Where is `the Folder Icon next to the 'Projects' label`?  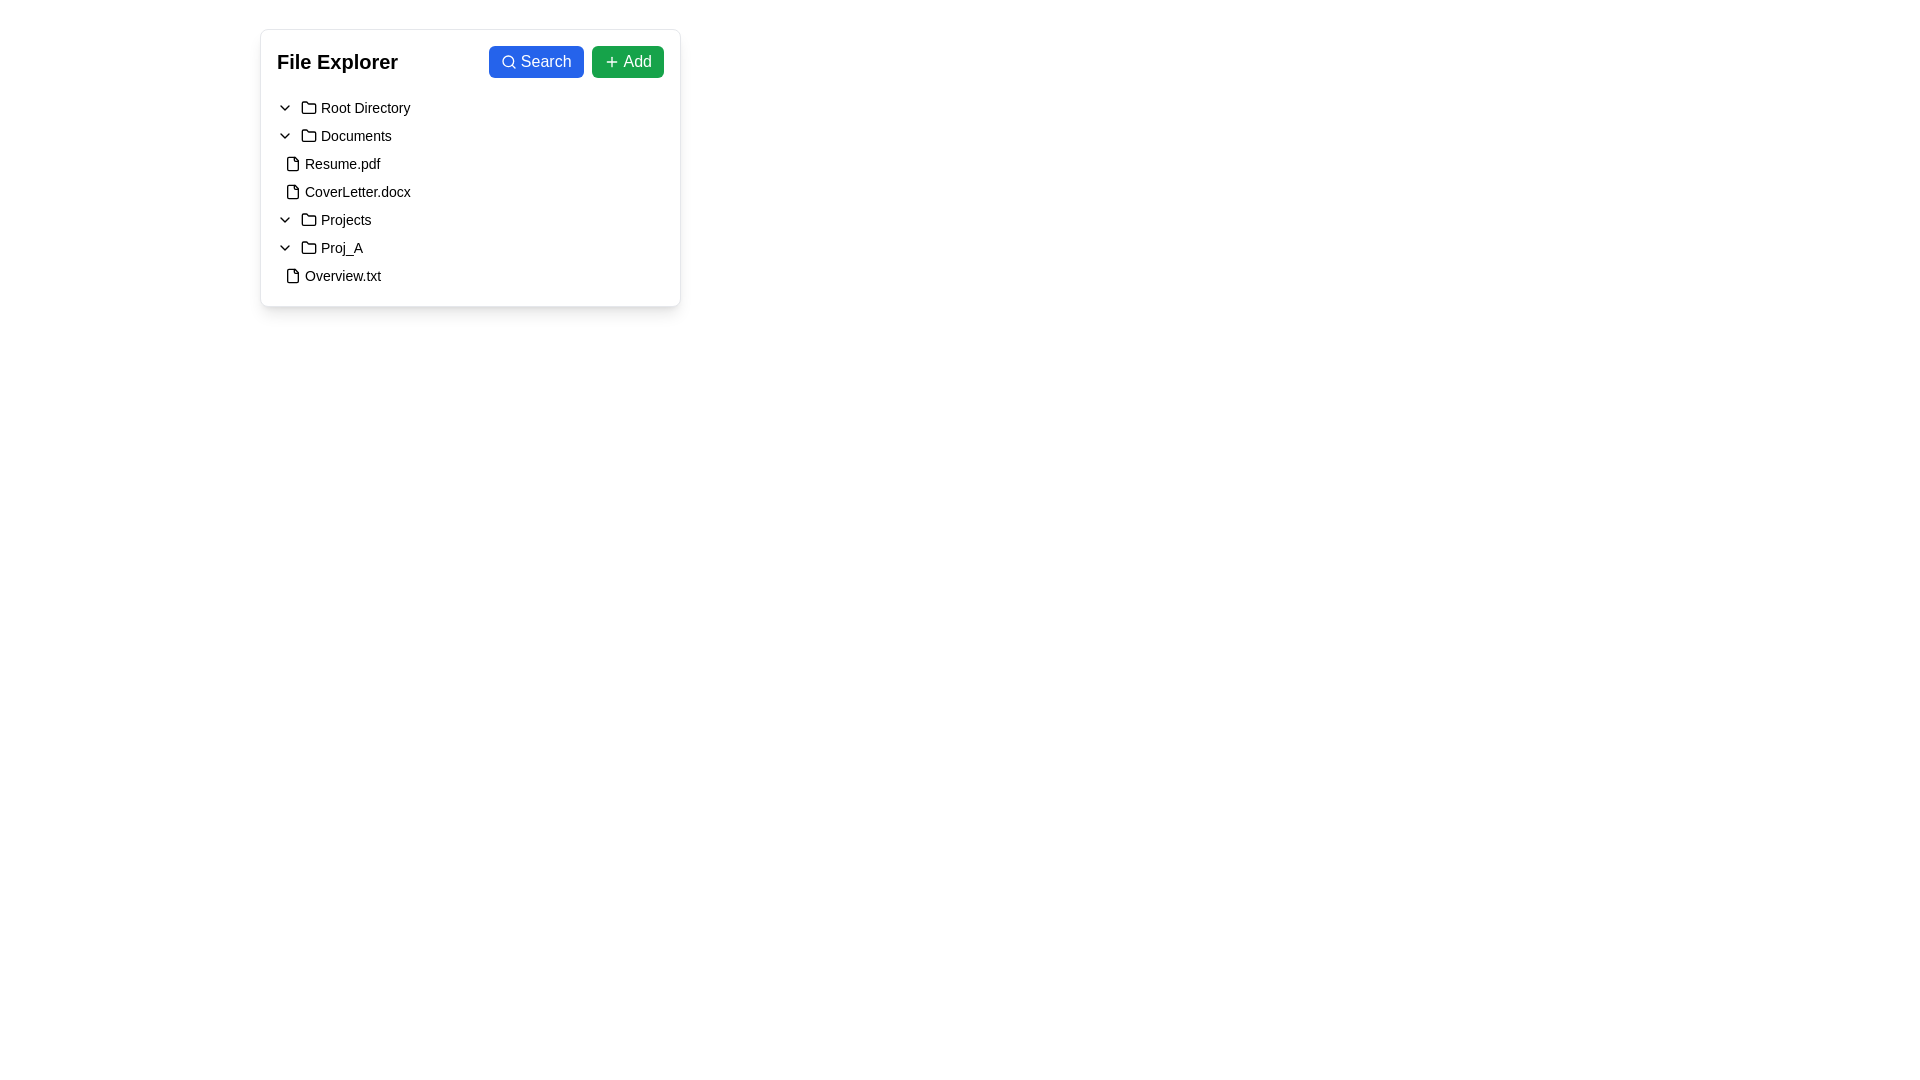 the Folder Icon next to the 'Projects' label is located at coordinates (307, 219).